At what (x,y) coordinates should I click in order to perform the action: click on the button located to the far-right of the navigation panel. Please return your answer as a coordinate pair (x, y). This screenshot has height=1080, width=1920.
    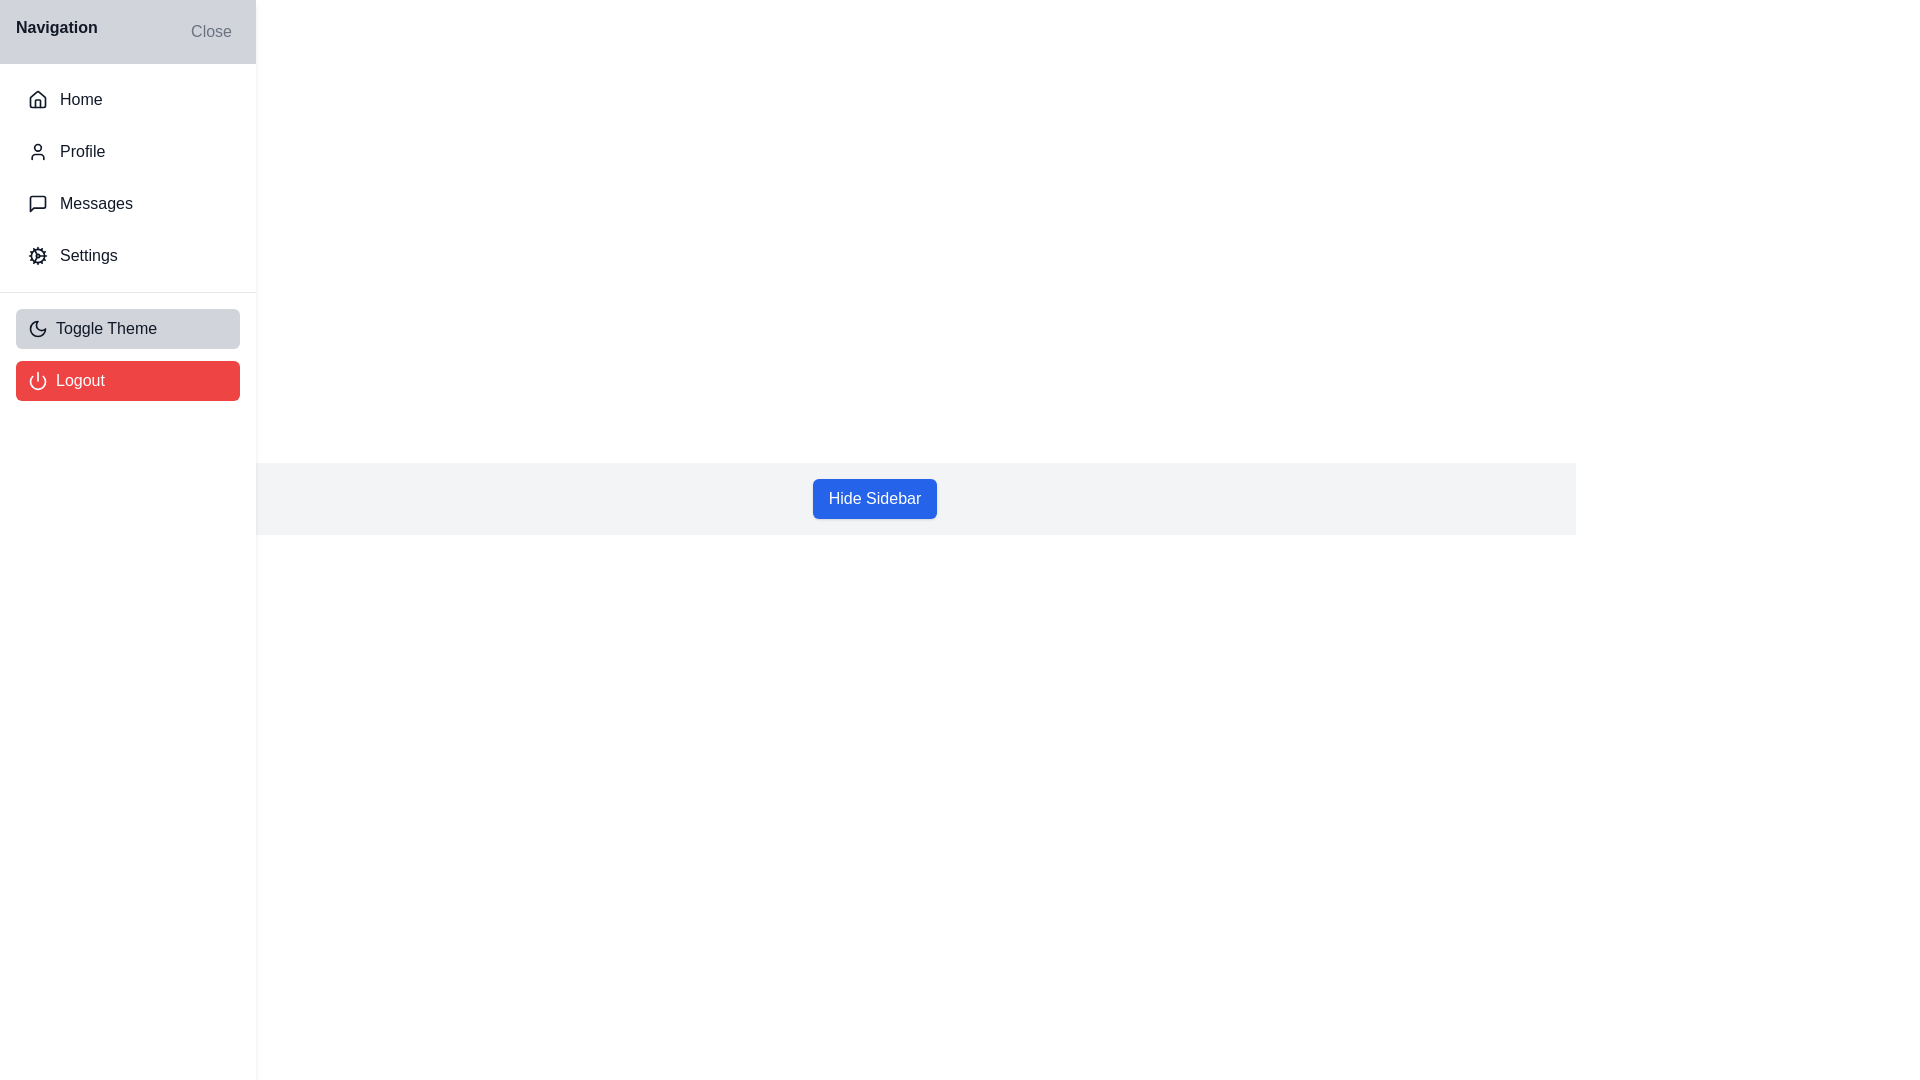
    Looking at the image, I should click on (211, 31).